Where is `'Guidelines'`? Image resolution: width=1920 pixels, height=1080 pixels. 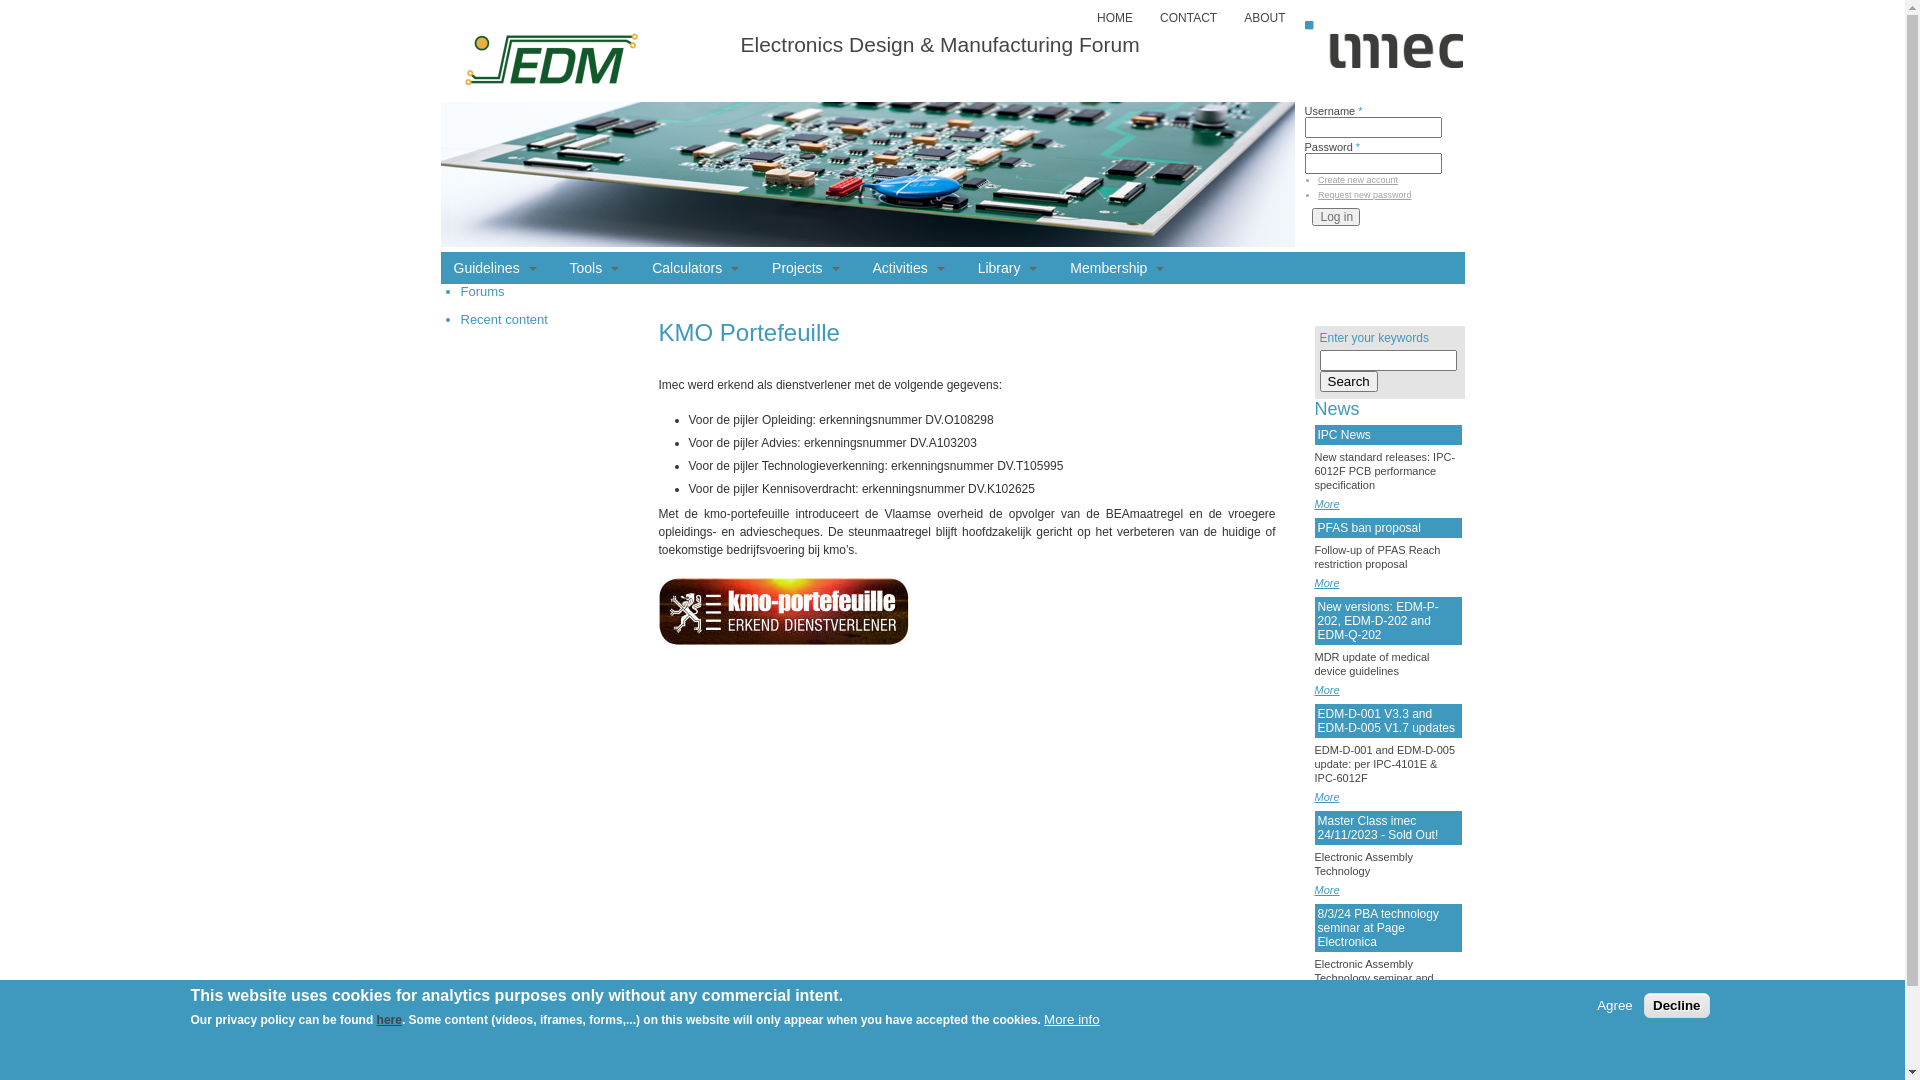
'Guidelines' is located at coordinates (495, 266).